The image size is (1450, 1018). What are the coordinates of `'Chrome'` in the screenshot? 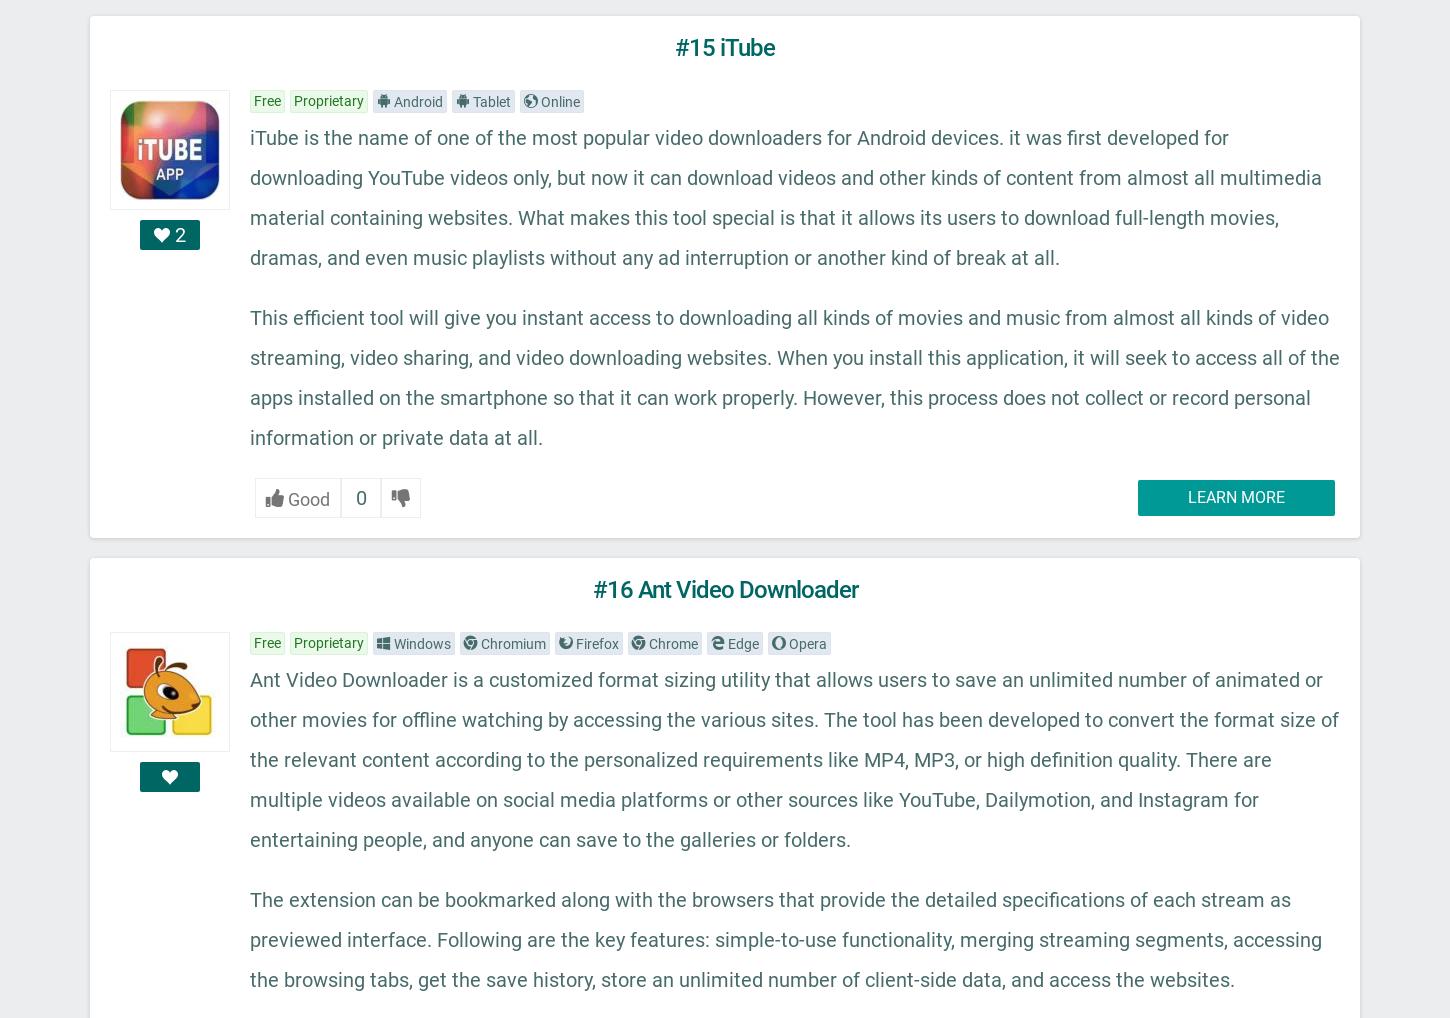 It's located at (670, 642).